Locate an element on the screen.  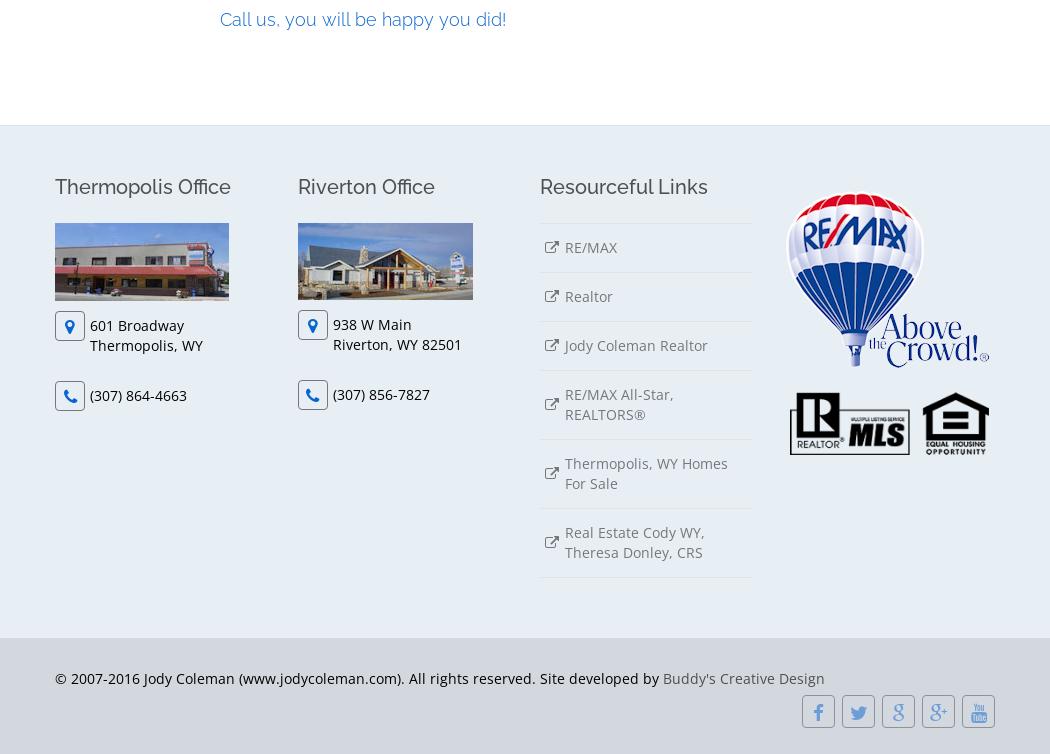
'Jody Coleman Realtor' is located at coordinates (636, 343).